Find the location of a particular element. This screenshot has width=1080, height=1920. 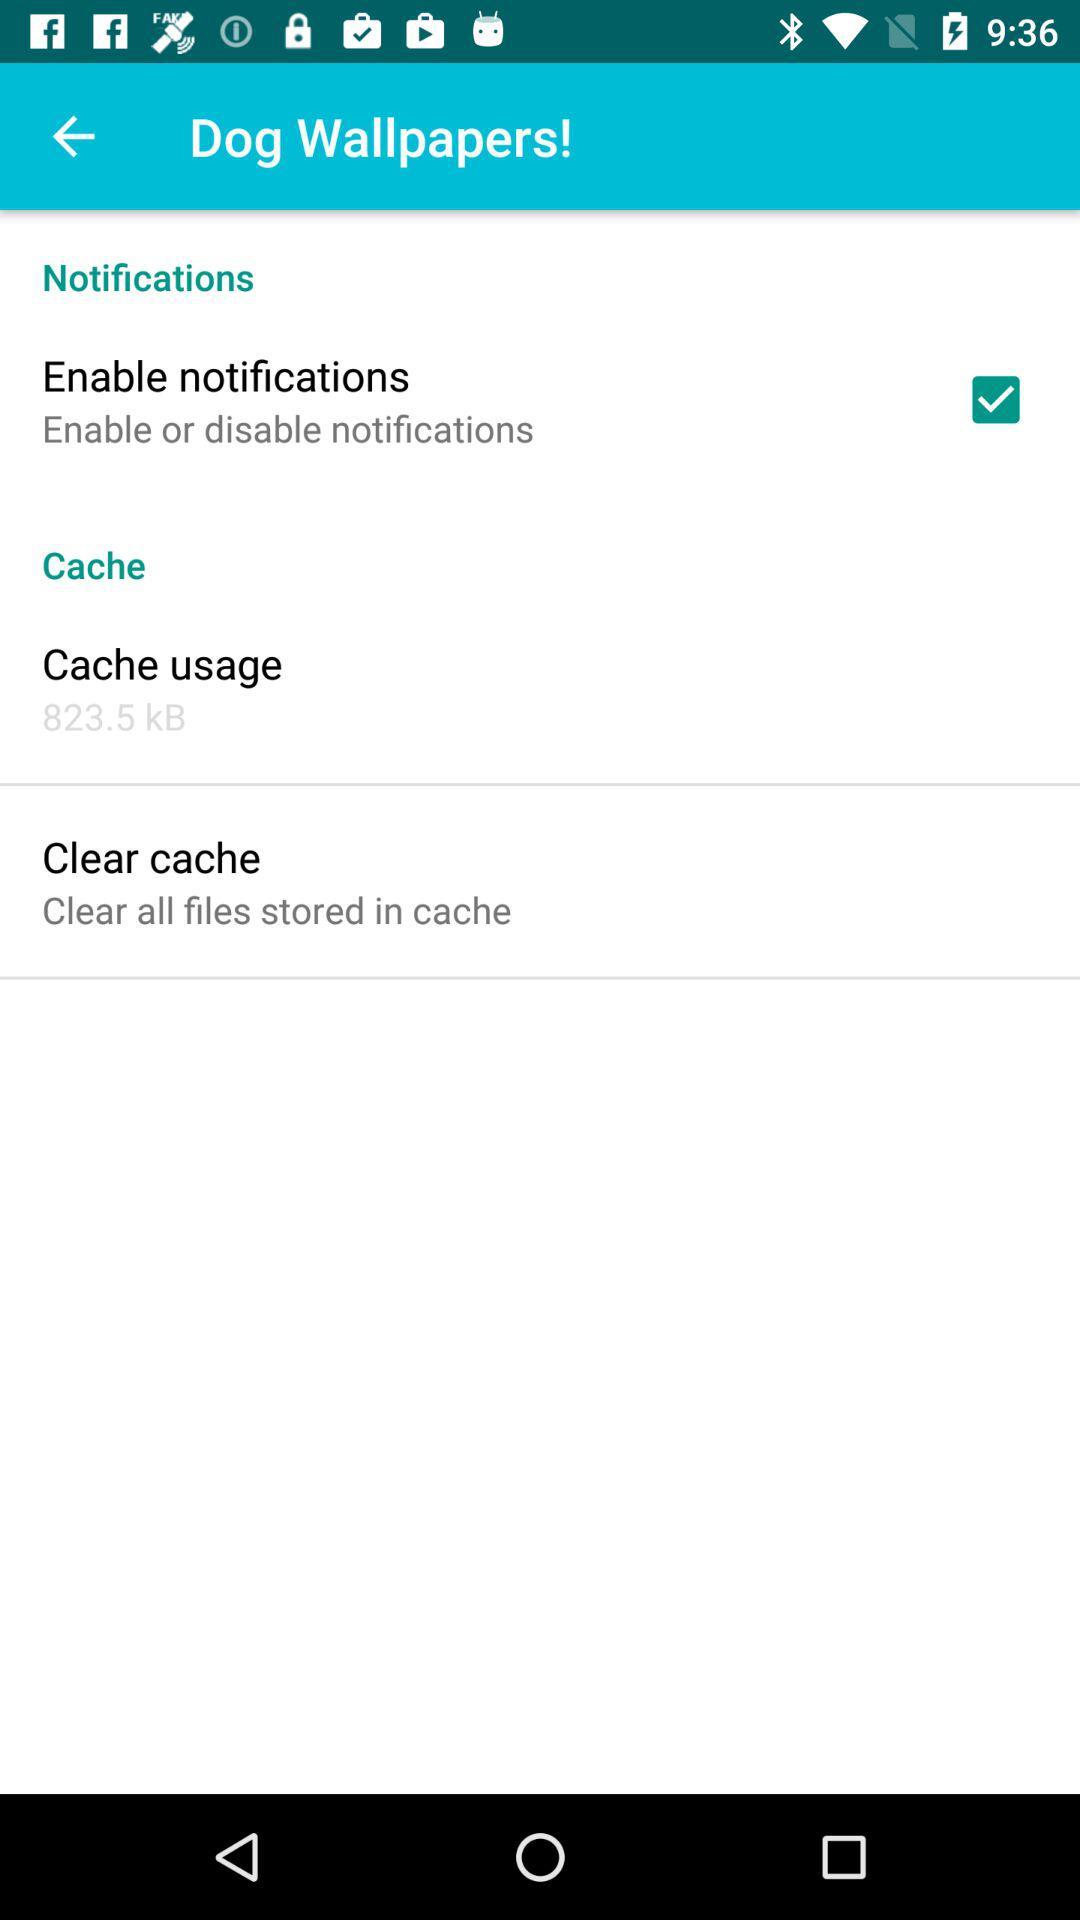

item next to the dog wallpapers! is located at coordinates (72, 135).